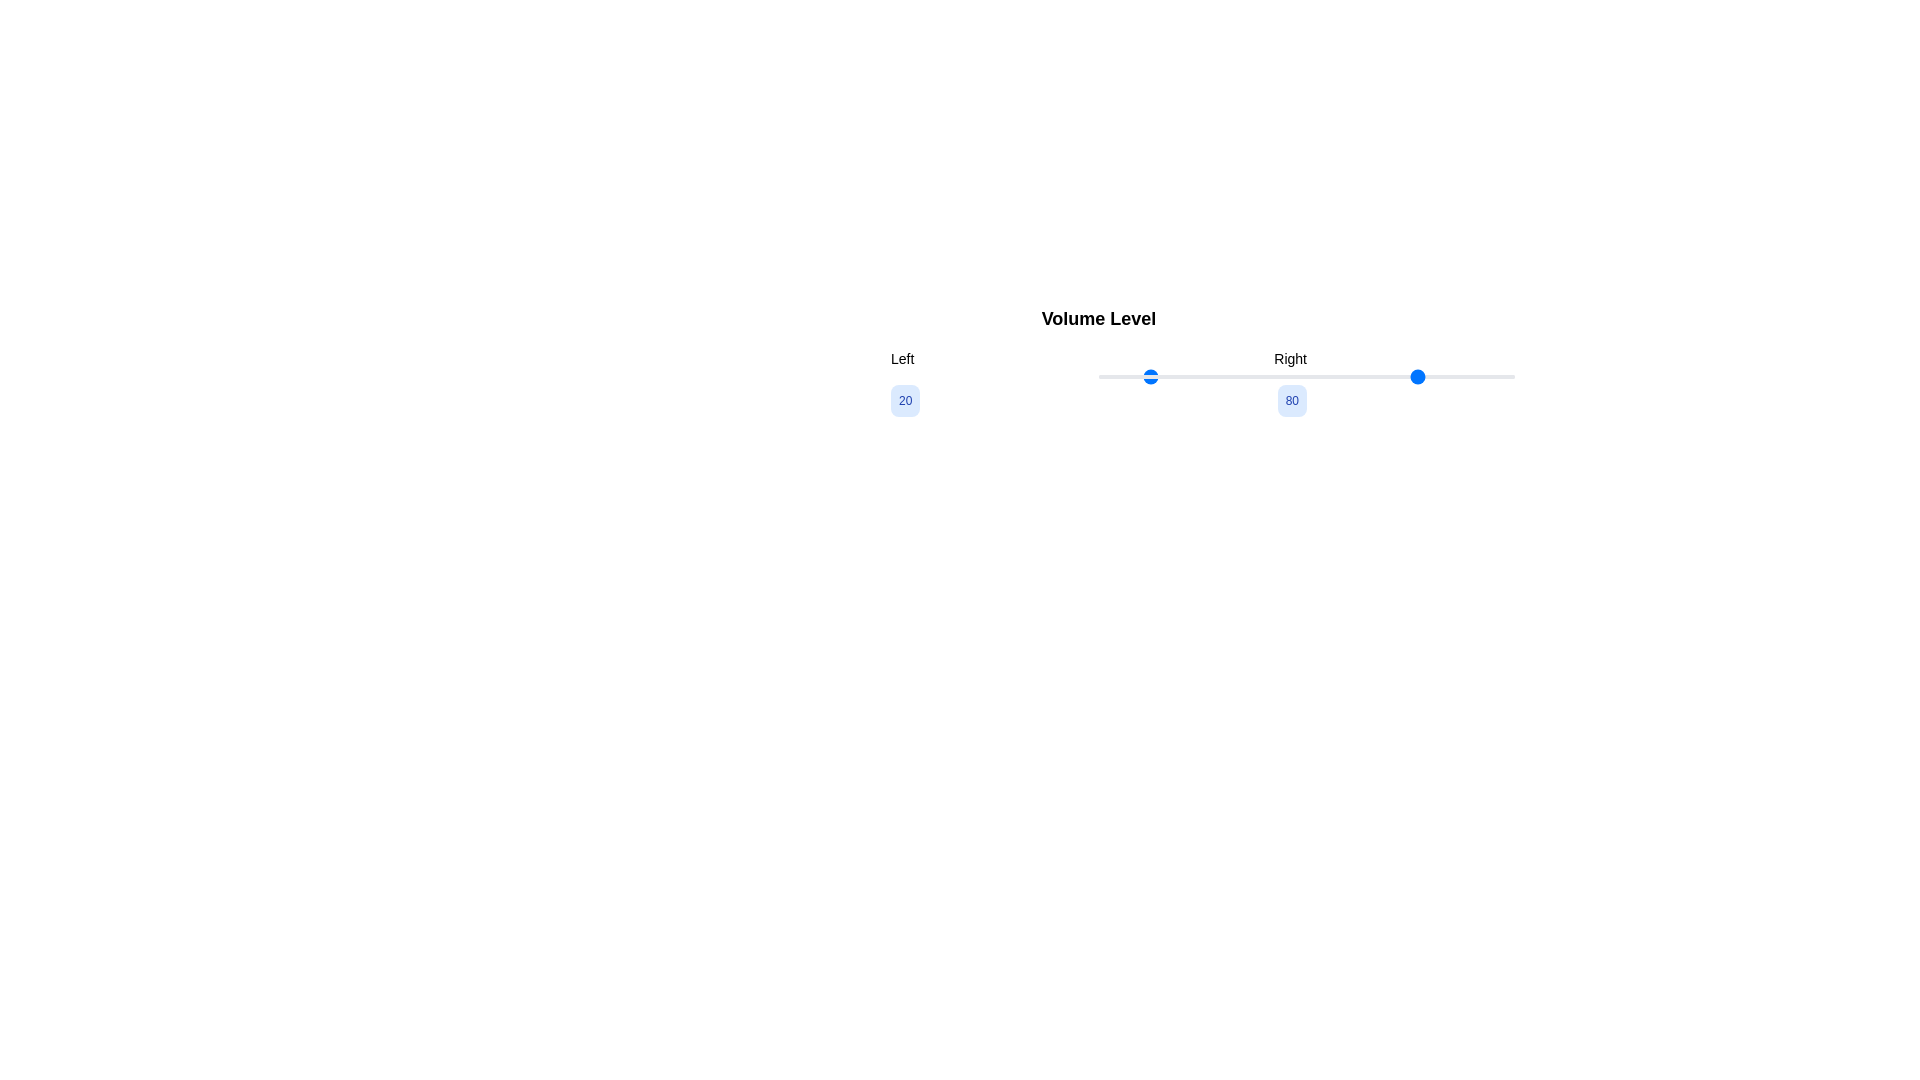 Image resolution: width=1920 pixels, height=1080 pixels. I want to click on the text block displaying the numbers '20' and '80' which is centered below the slider in the 'Volume Level' section, so click(1098, 401).